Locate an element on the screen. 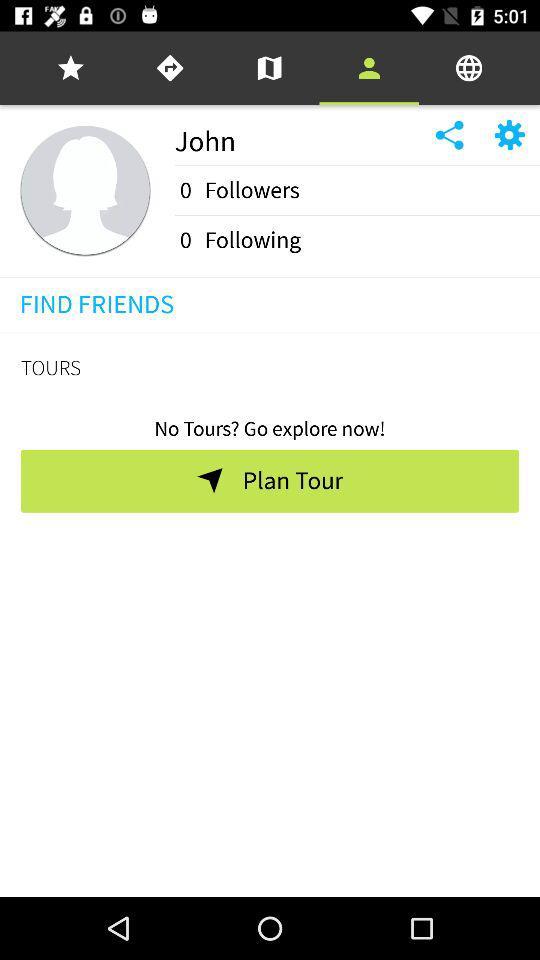 This screenshot has width=540, height=960. item next to the 0 icon is located at coordinates (252, 240).